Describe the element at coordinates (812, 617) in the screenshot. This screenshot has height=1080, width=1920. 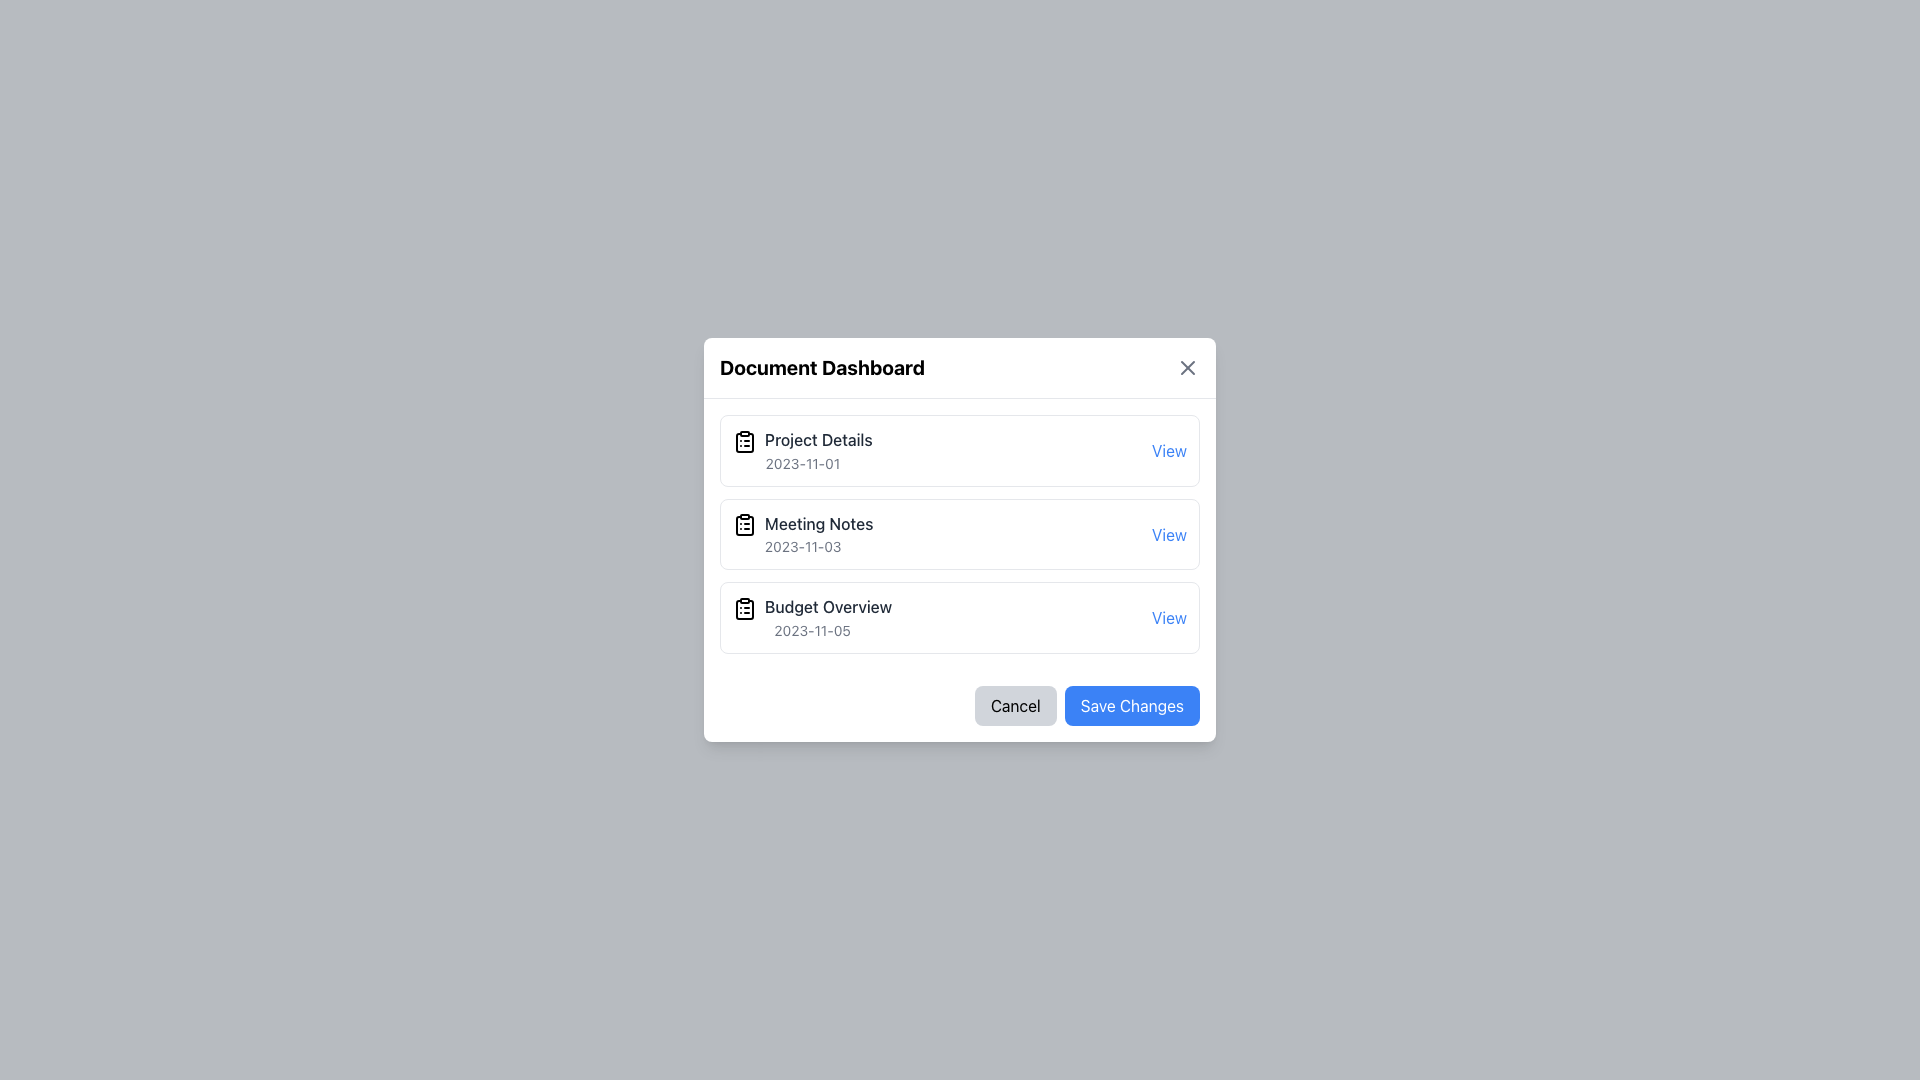
I see `the label with the title 'Budget Overview' and date '2023-11-05' within the 'Document Dashboard' modal dialog, positioned below 'Meeting Notes' and above 'Save Changes'` at that location.